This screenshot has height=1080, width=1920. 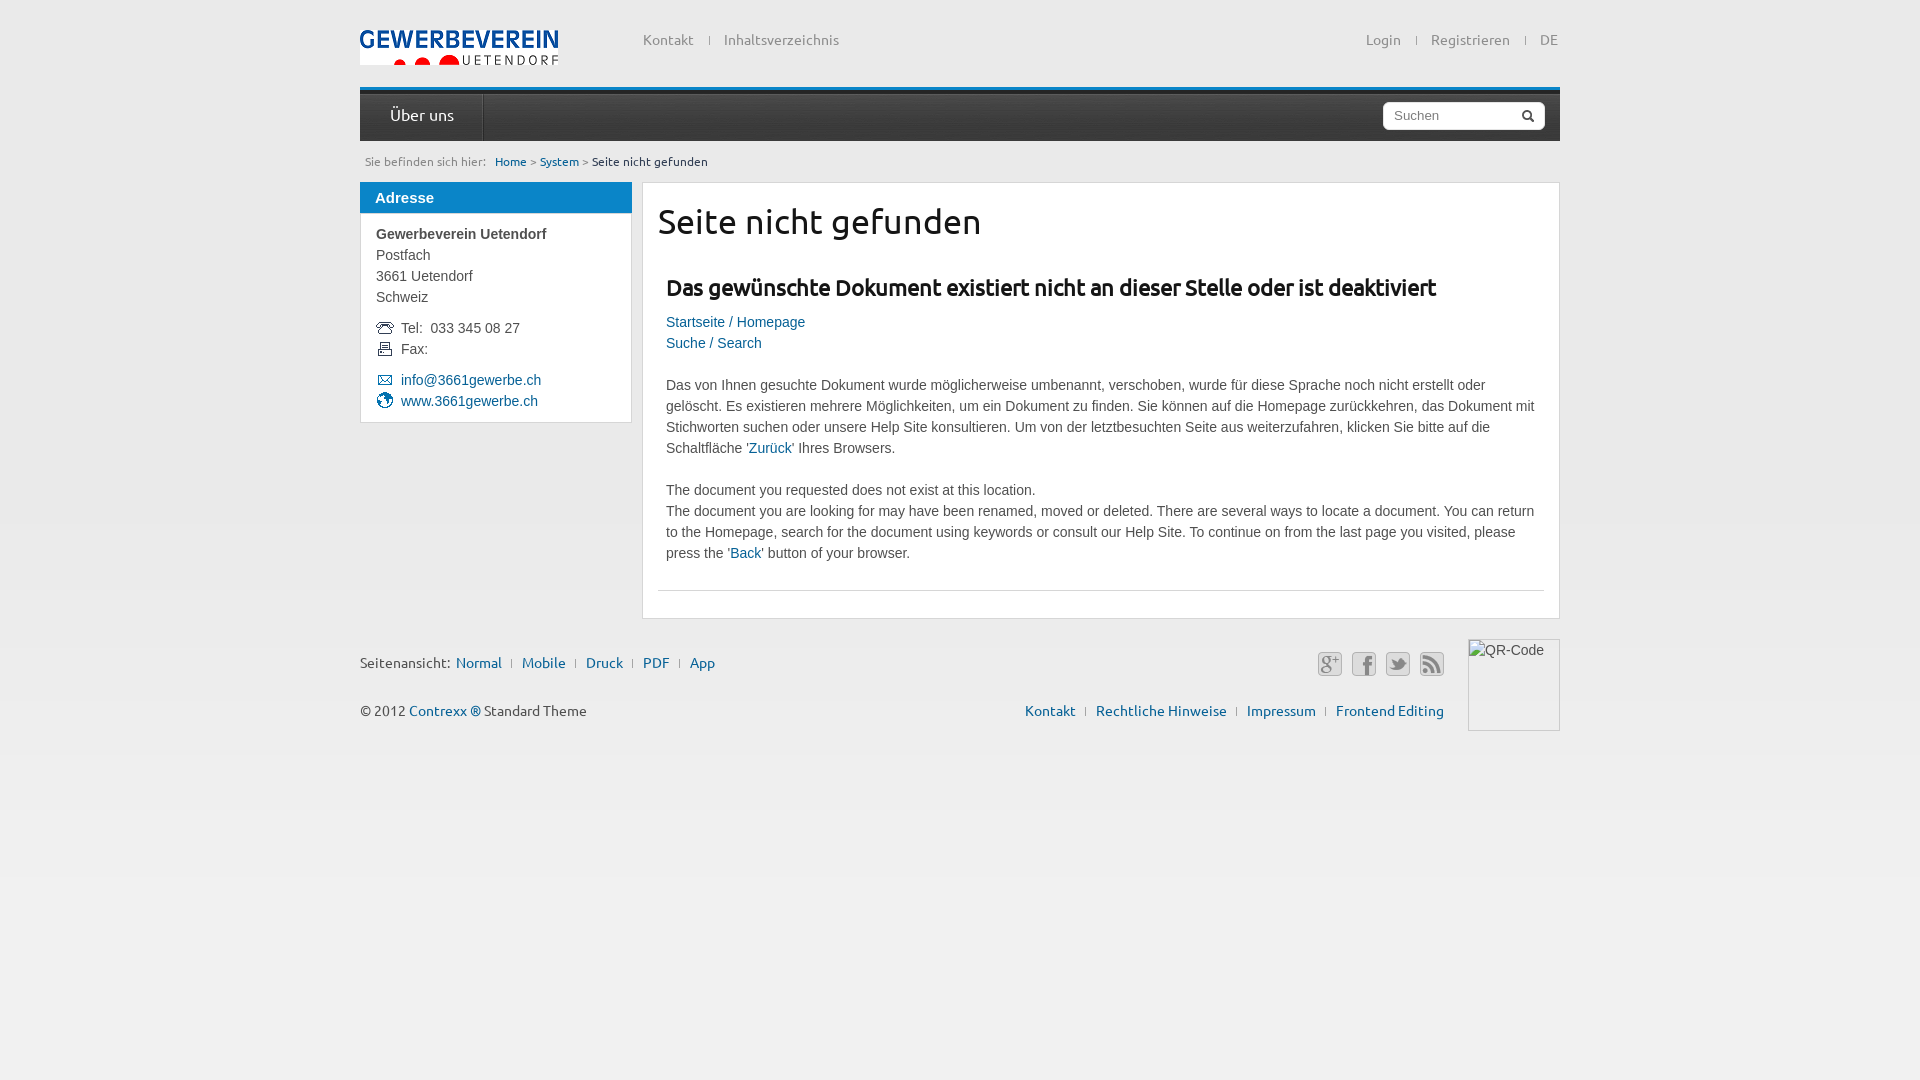 I want to click on 'Home', so click(x=510, y=160).